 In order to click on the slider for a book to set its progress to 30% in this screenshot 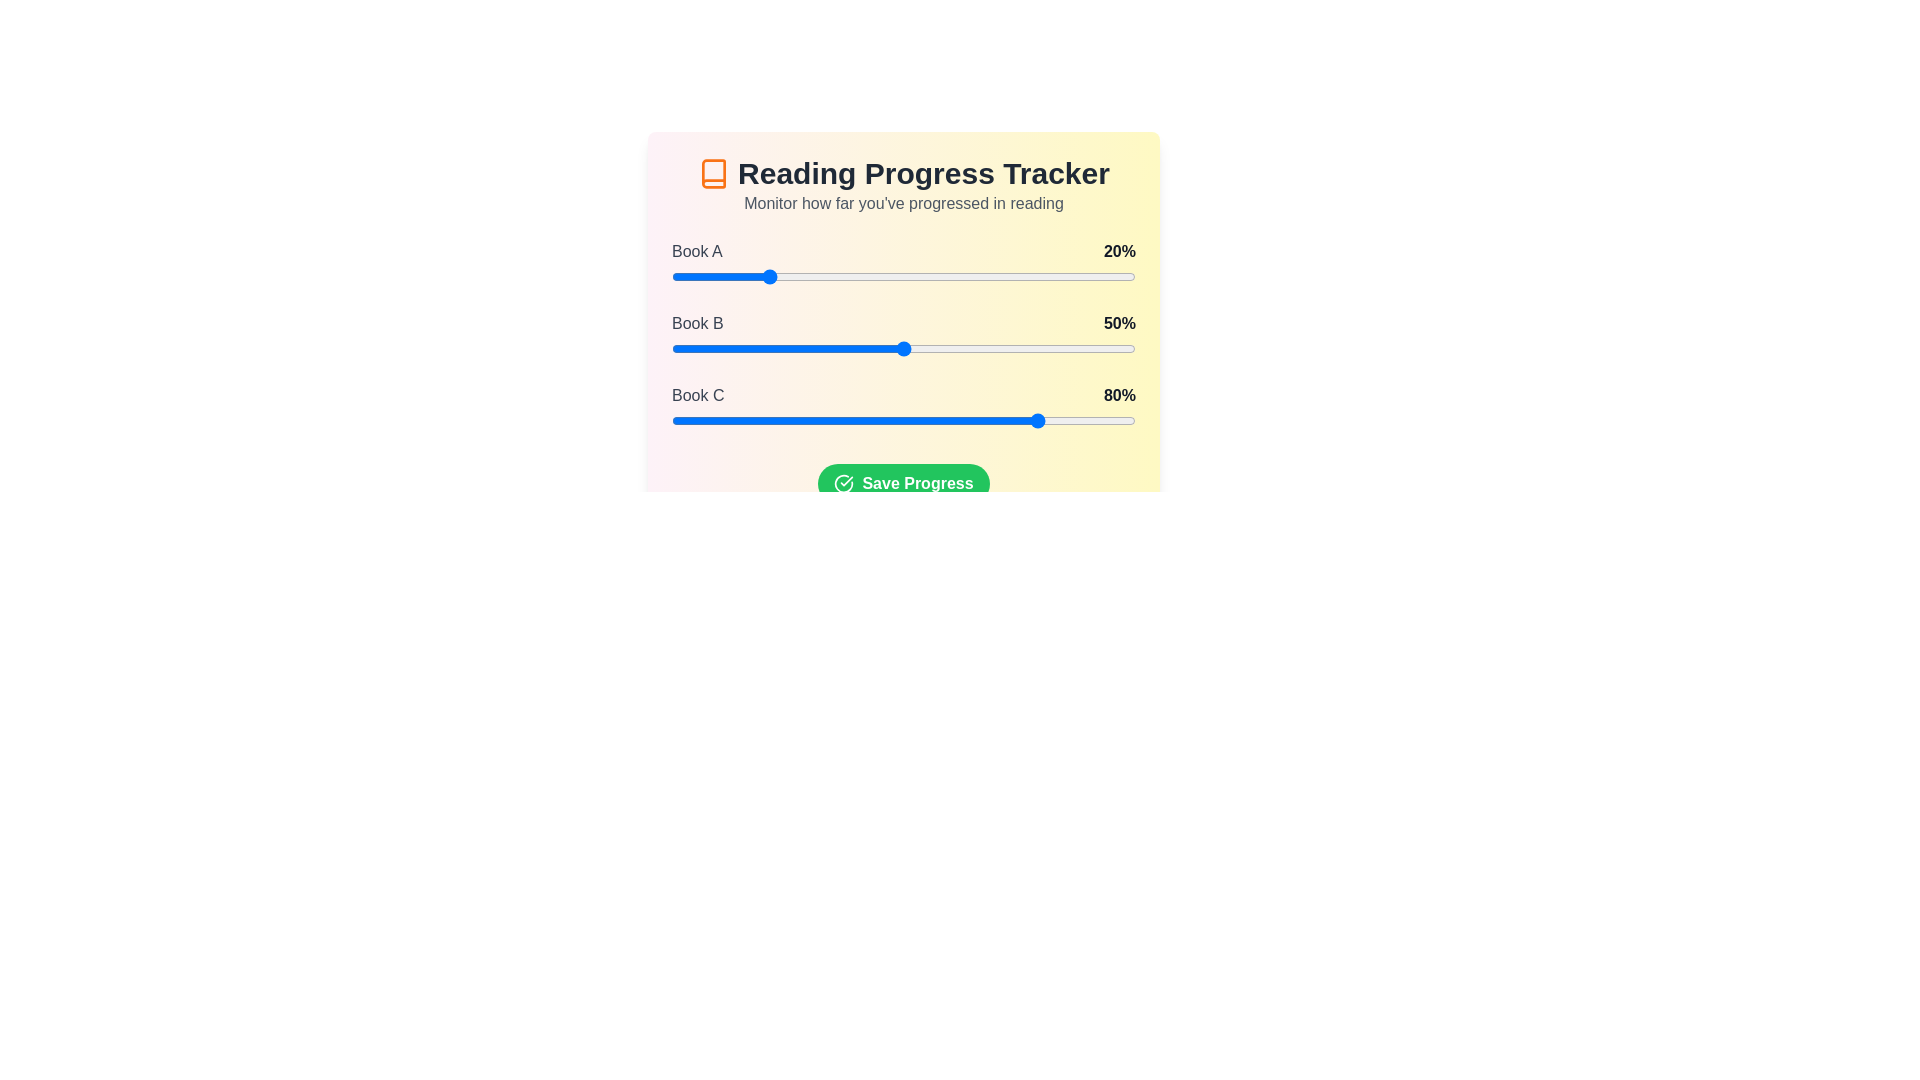, I will do `click(811, 277)`.